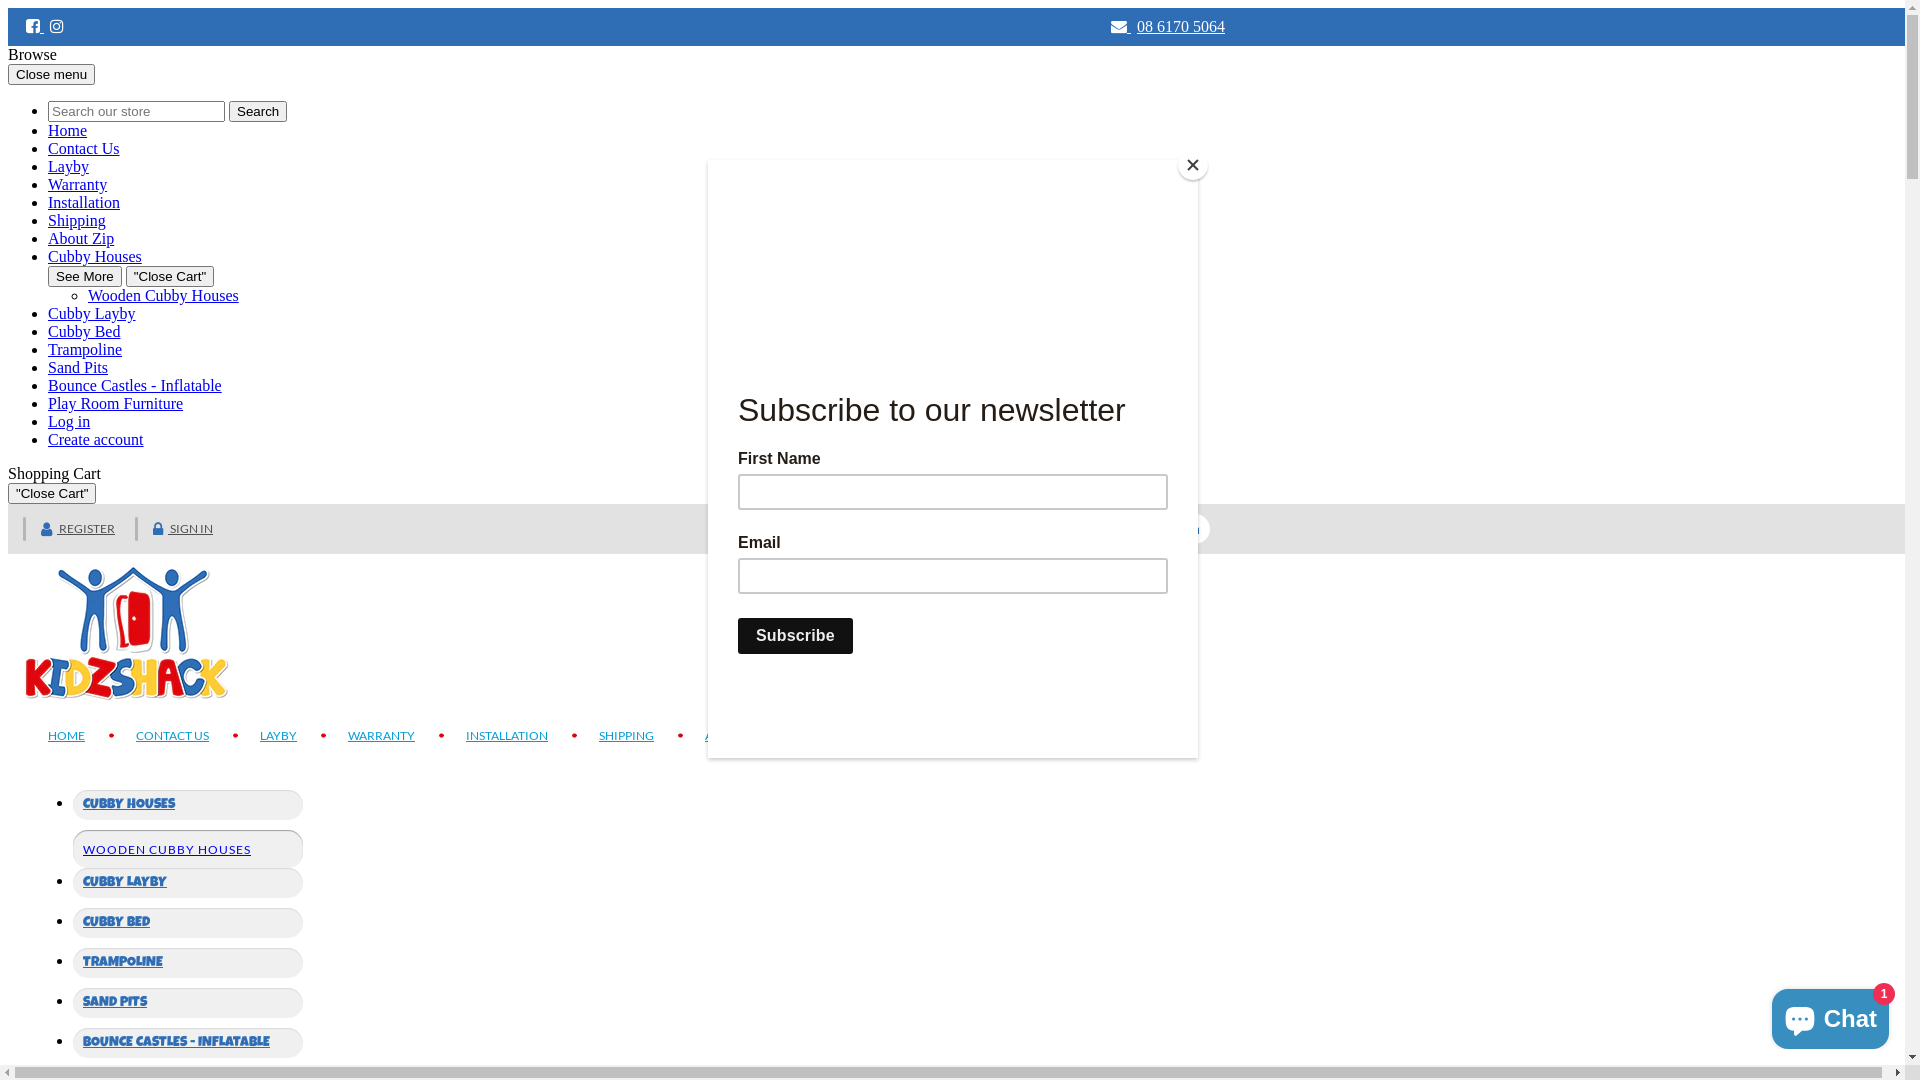 This screenshot has height=1080, width=1920. Describe the element at coordinates (187, 1041) in the screenshot. I see `'BOUNCE CASTLES - INFLATABLE'` at that location.